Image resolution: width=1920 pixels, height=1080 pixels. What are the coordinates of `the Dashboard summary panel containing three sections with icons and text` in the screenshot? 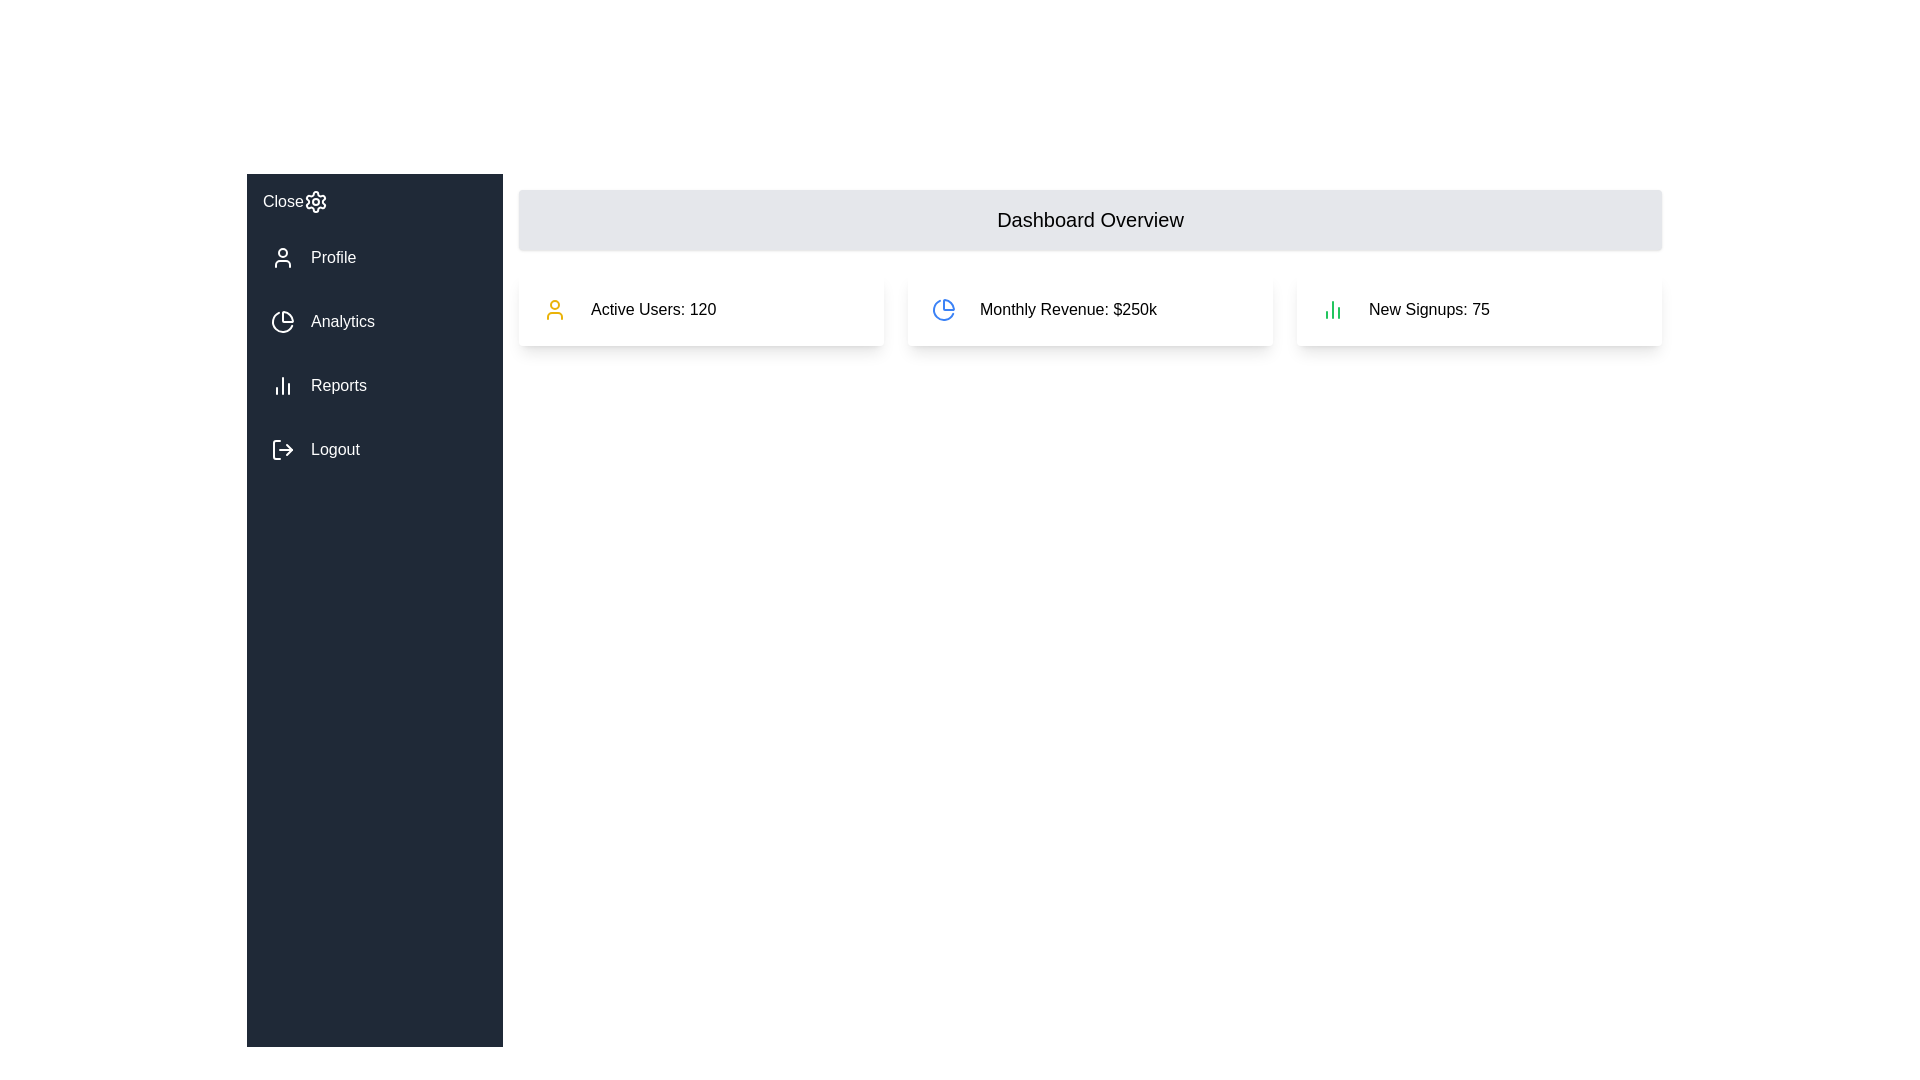 It's located at (1089, 309).